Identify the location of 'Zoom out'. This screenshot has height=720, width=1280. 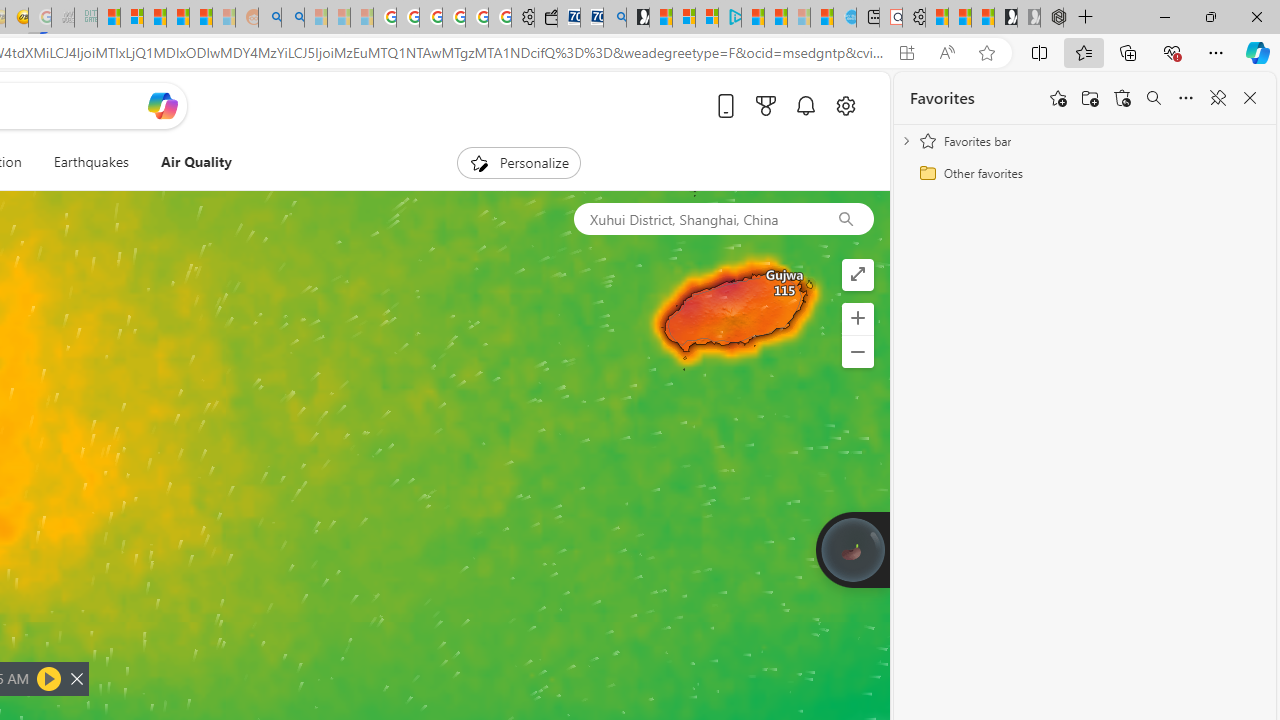
(858, 351).